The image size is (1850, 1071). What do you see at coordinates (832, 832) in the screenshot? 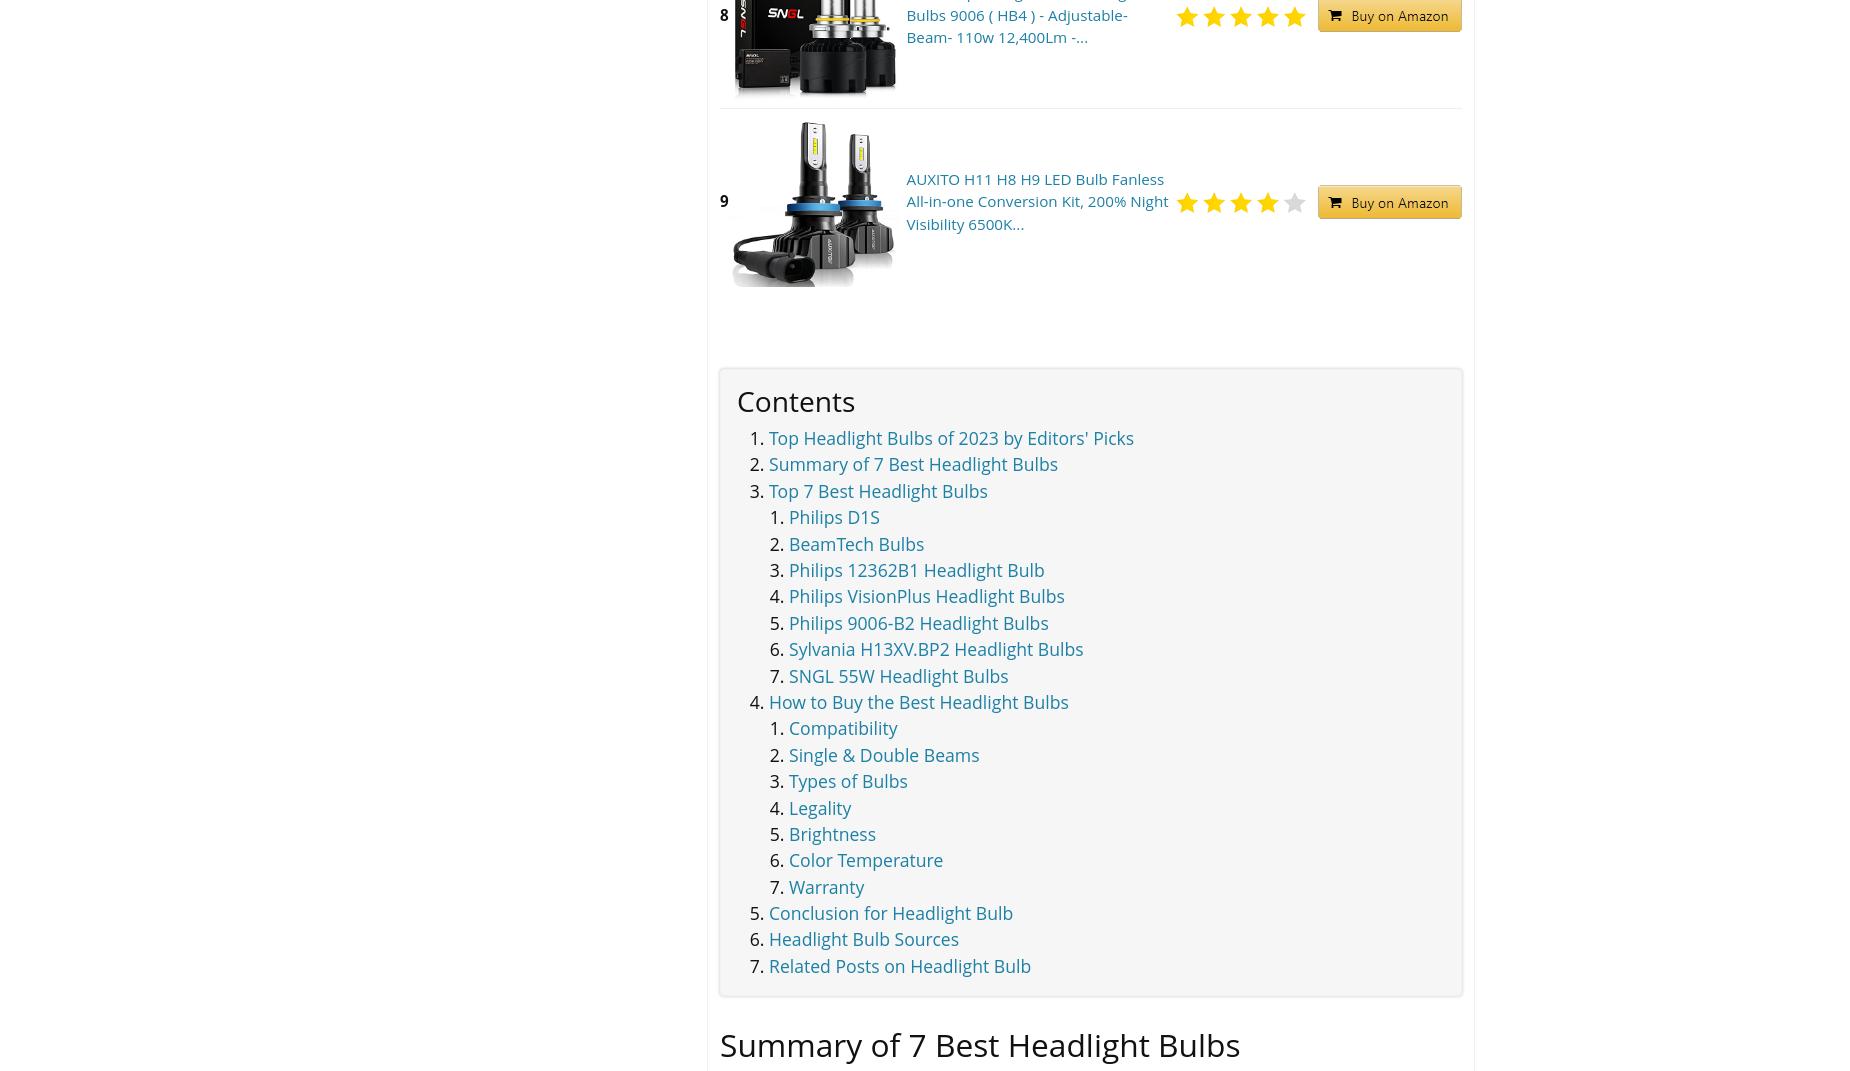
I see `'Brightness'` at bounding box center [832, 832].